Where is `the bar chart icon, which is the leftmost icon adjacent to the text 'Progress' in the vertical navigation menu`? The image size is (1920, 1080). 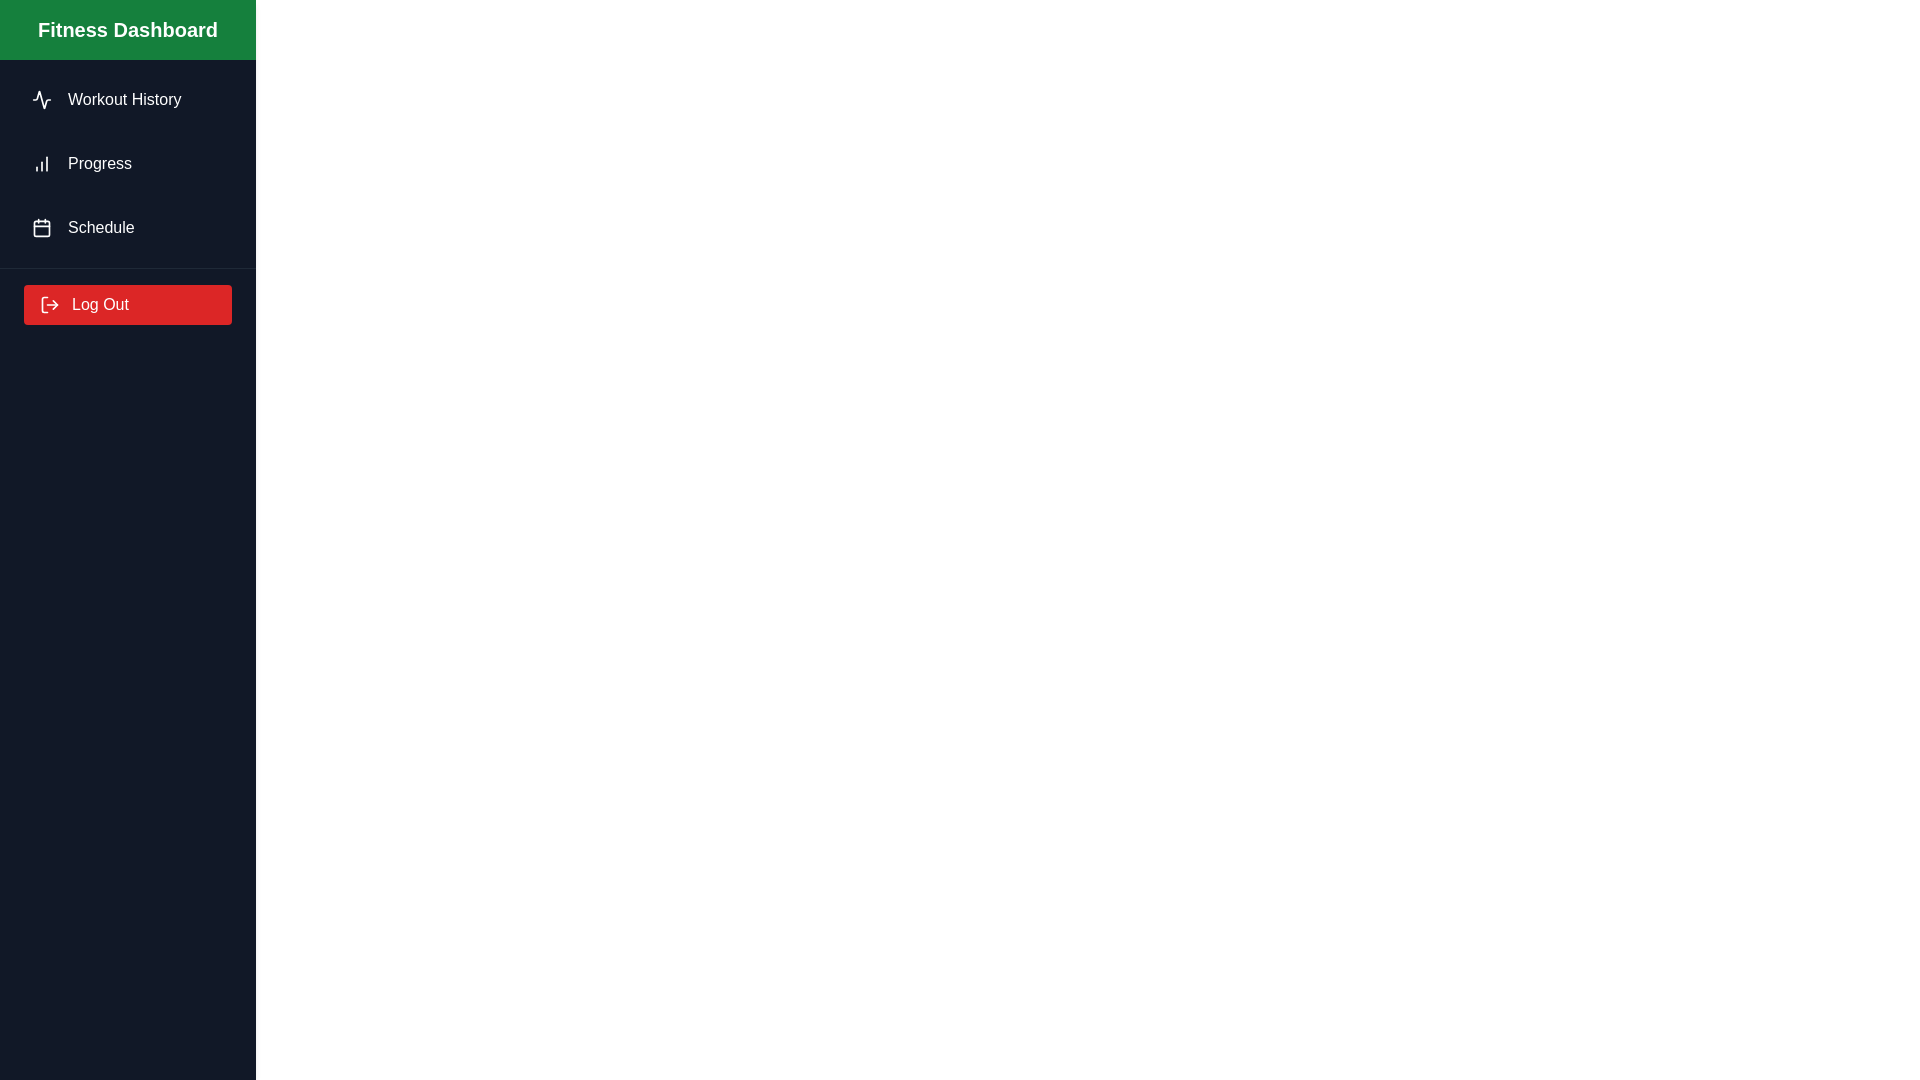 the bar chart icon, which is the leftmost icon adjacent to the text 'Progress' in the vertical navigation menu is located at coordinates (42, 163).